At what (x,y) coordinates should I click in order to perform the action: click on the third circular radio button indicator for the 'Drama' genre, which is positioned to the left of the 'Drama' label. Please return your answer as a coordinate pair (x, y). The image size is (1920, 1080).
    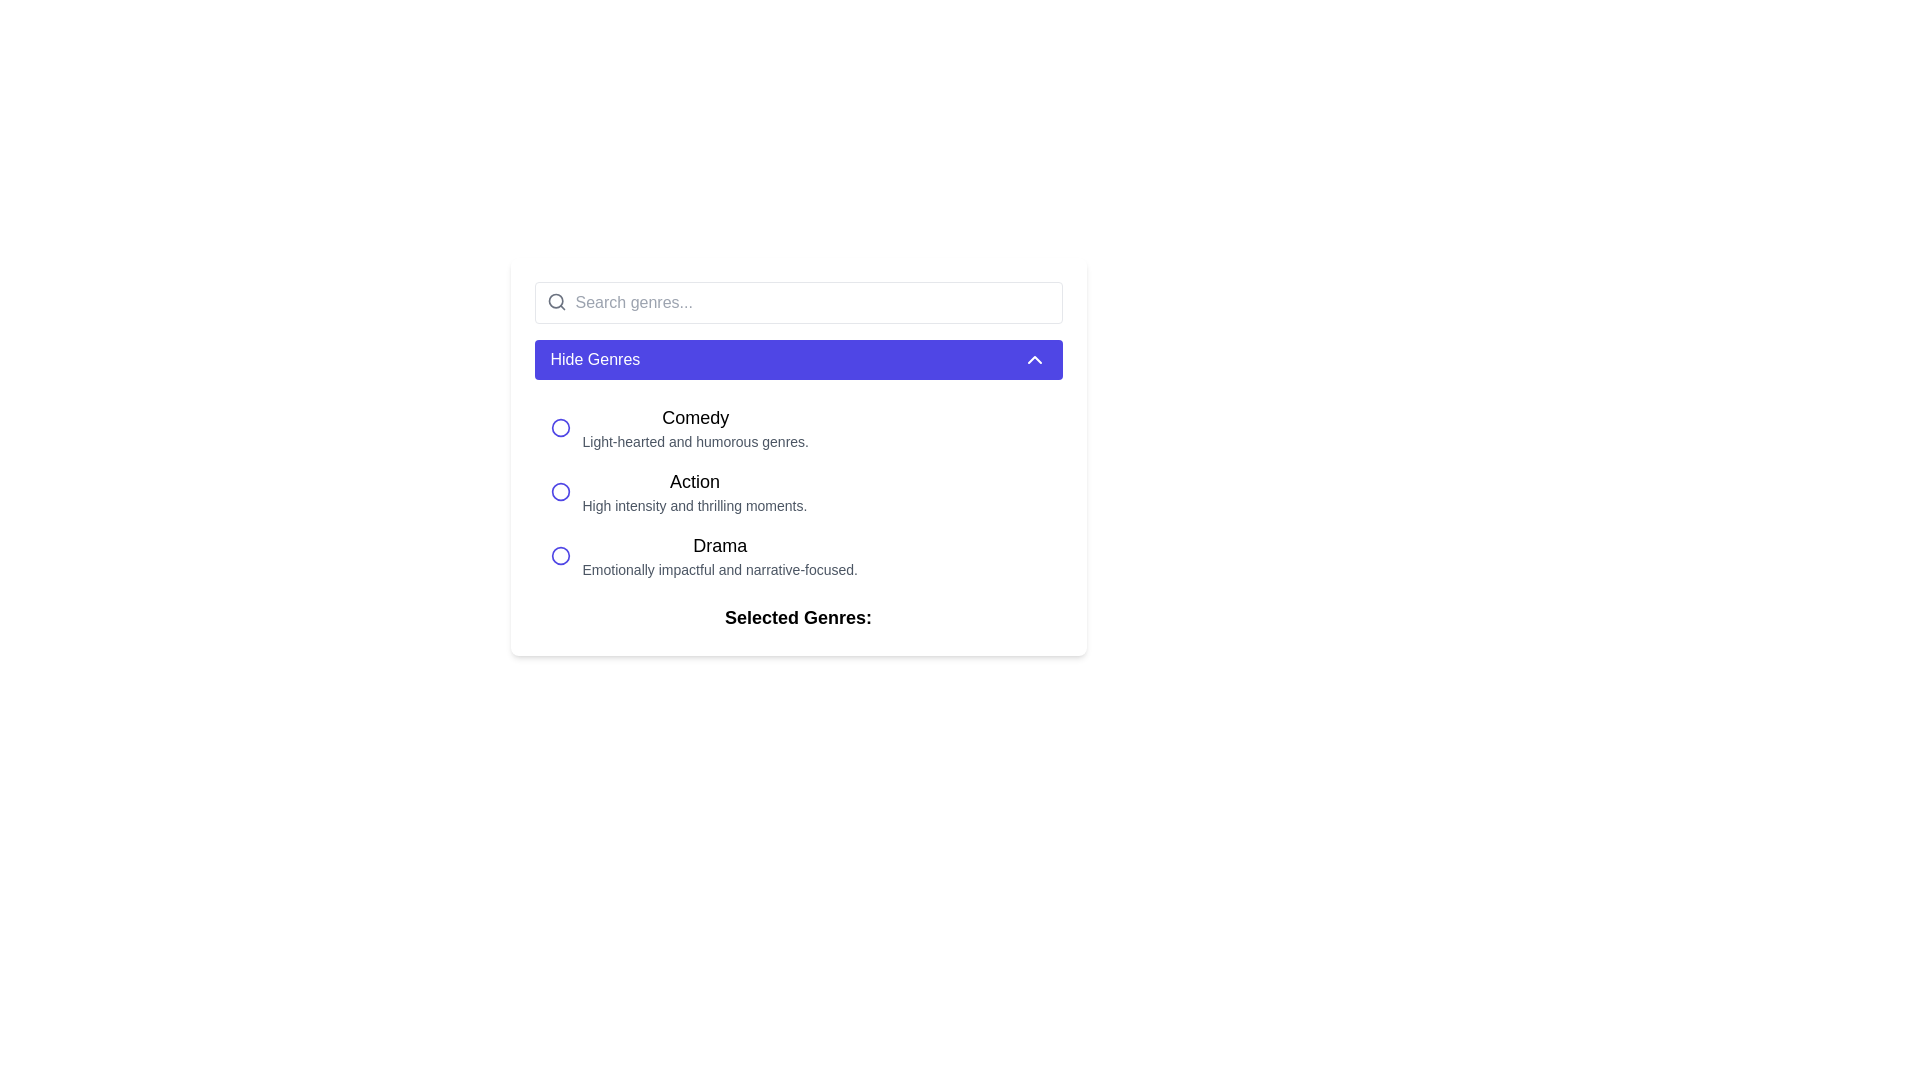
    Looking at the image, I should click on (560, 555).